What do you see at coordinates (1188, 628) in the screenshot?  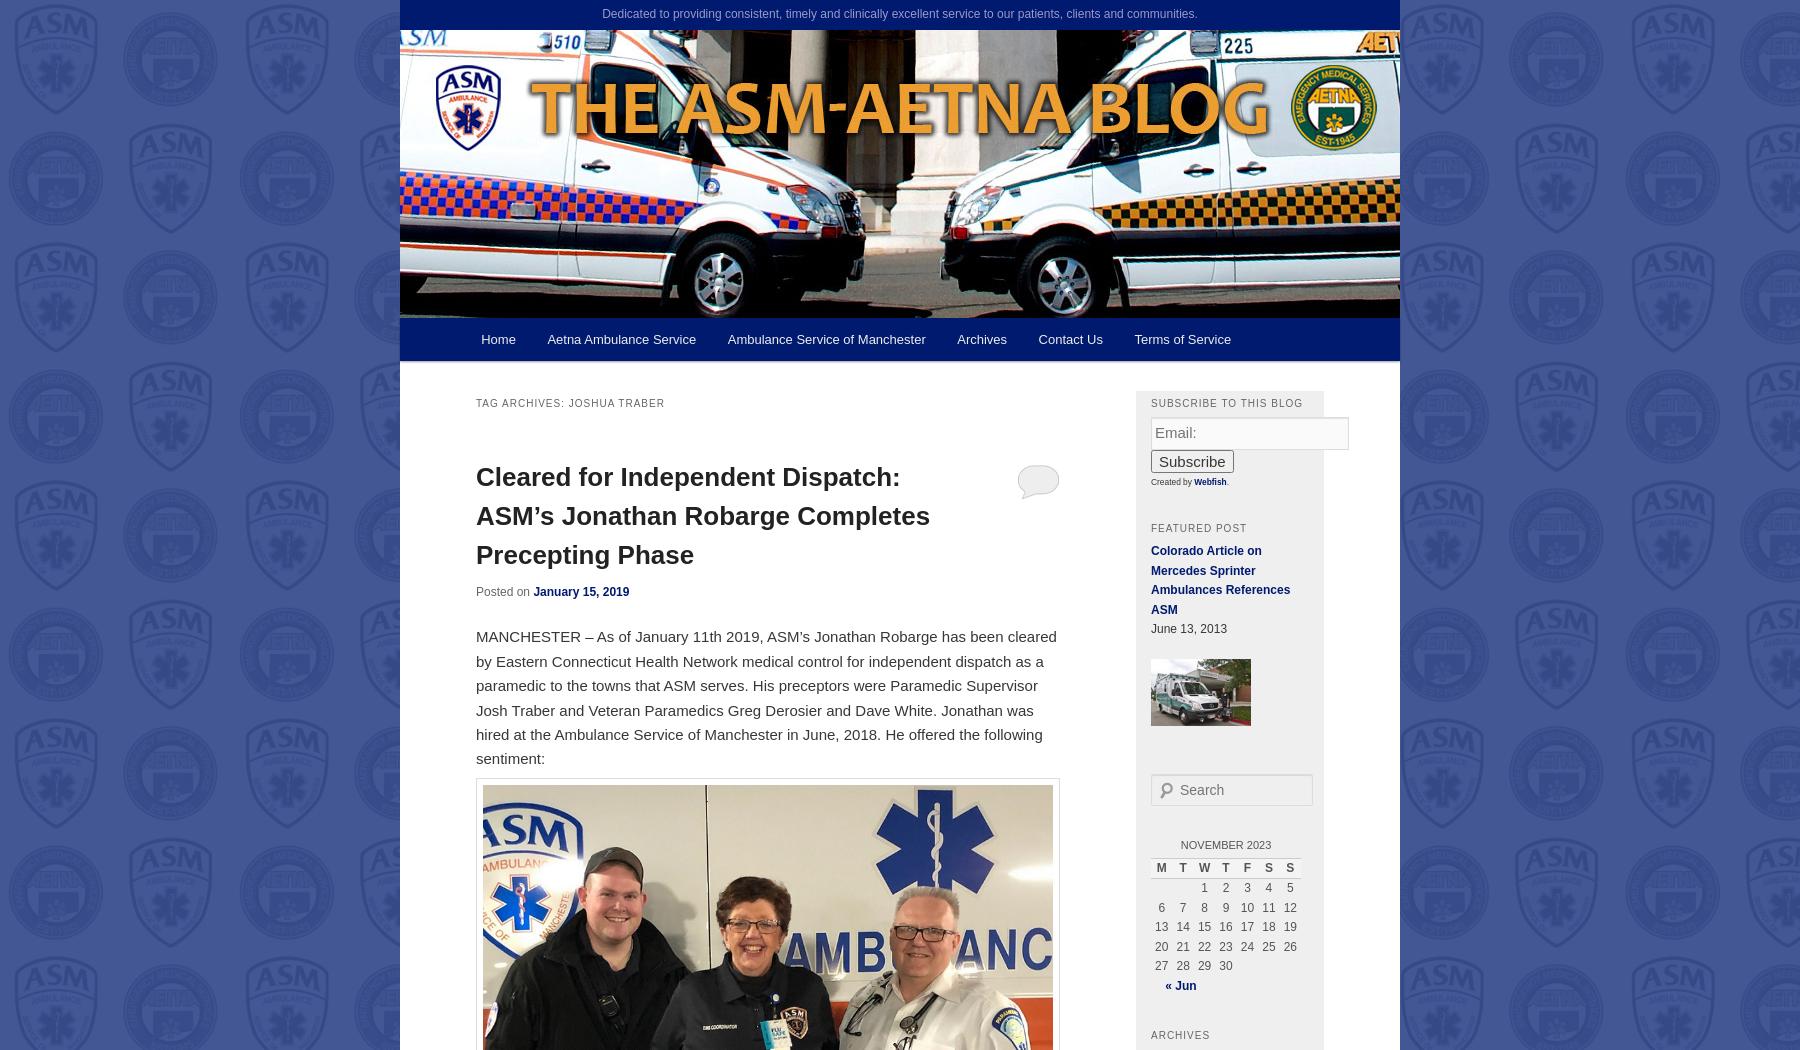 I see `'June 13, 2013'` at bounding box center [1188, 628].